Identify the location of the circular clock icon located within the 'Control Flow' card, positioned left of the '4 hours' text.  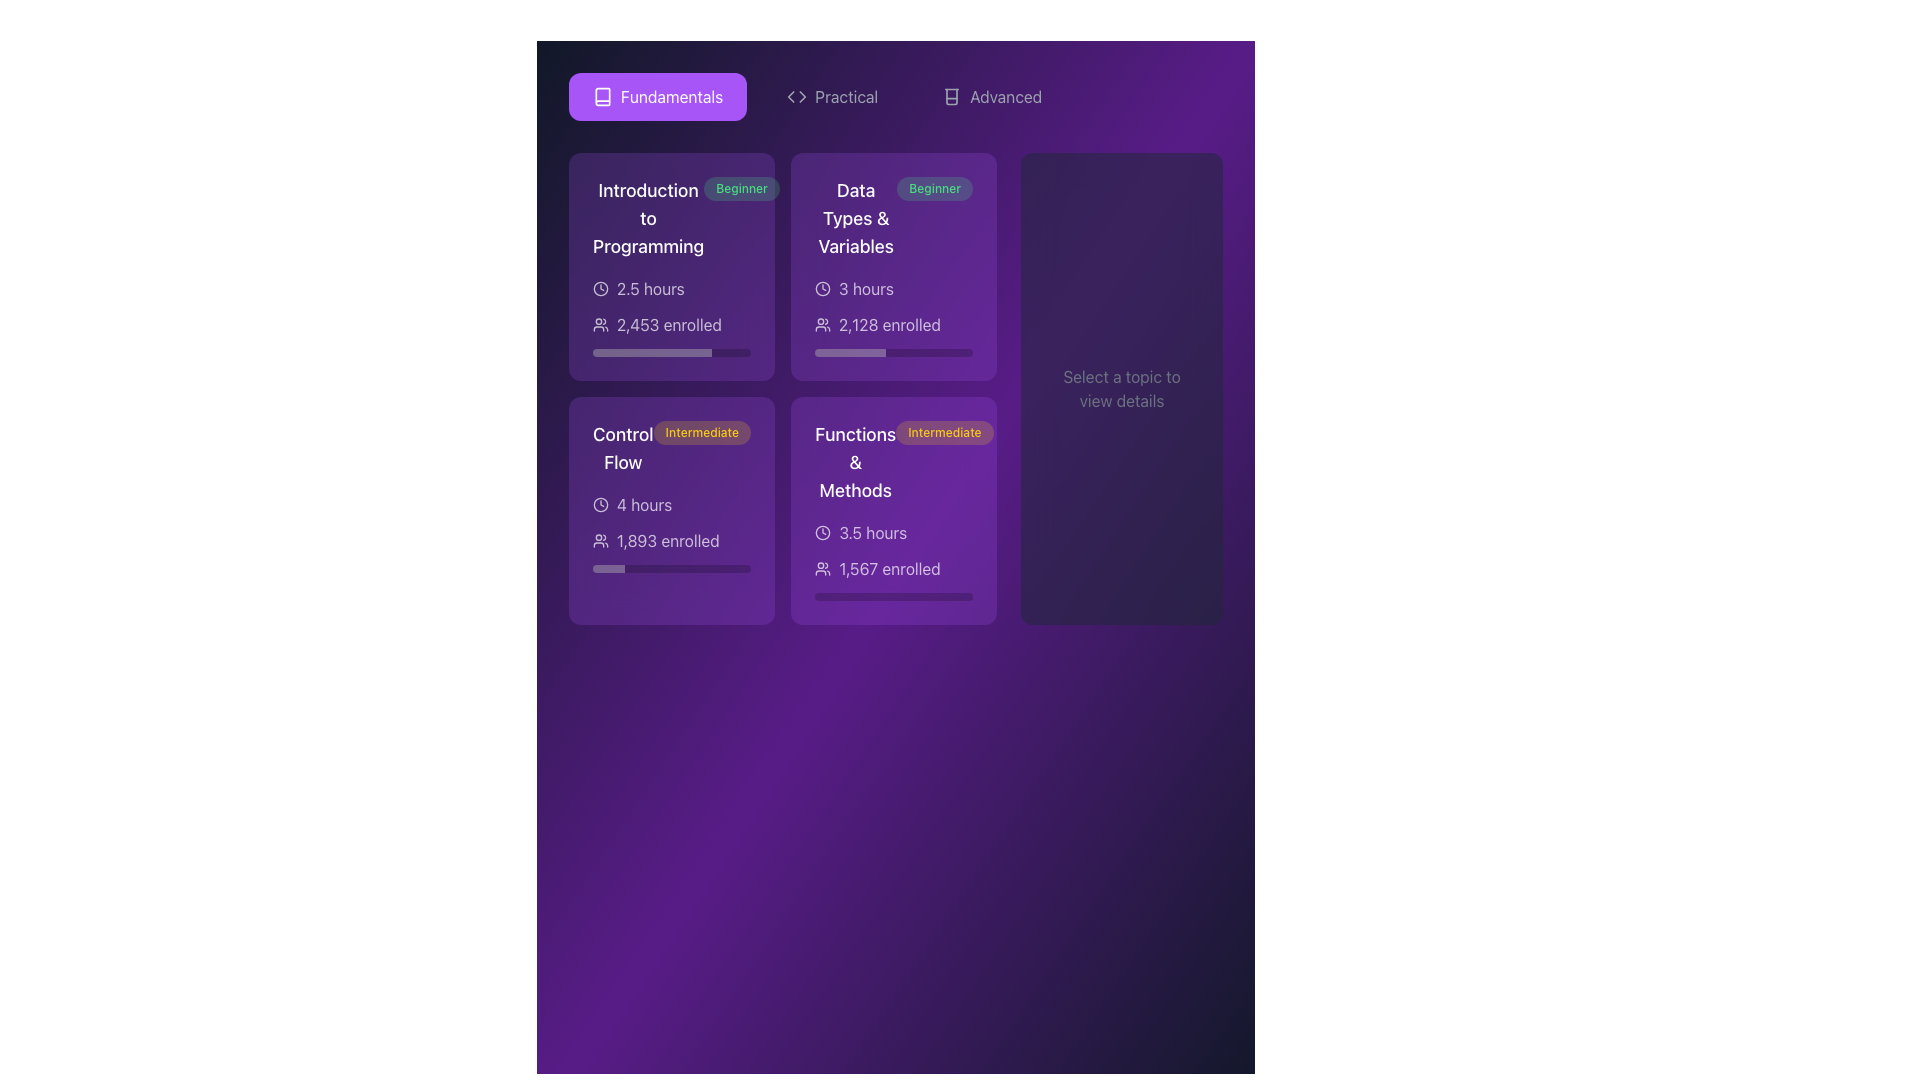
(599, 504).